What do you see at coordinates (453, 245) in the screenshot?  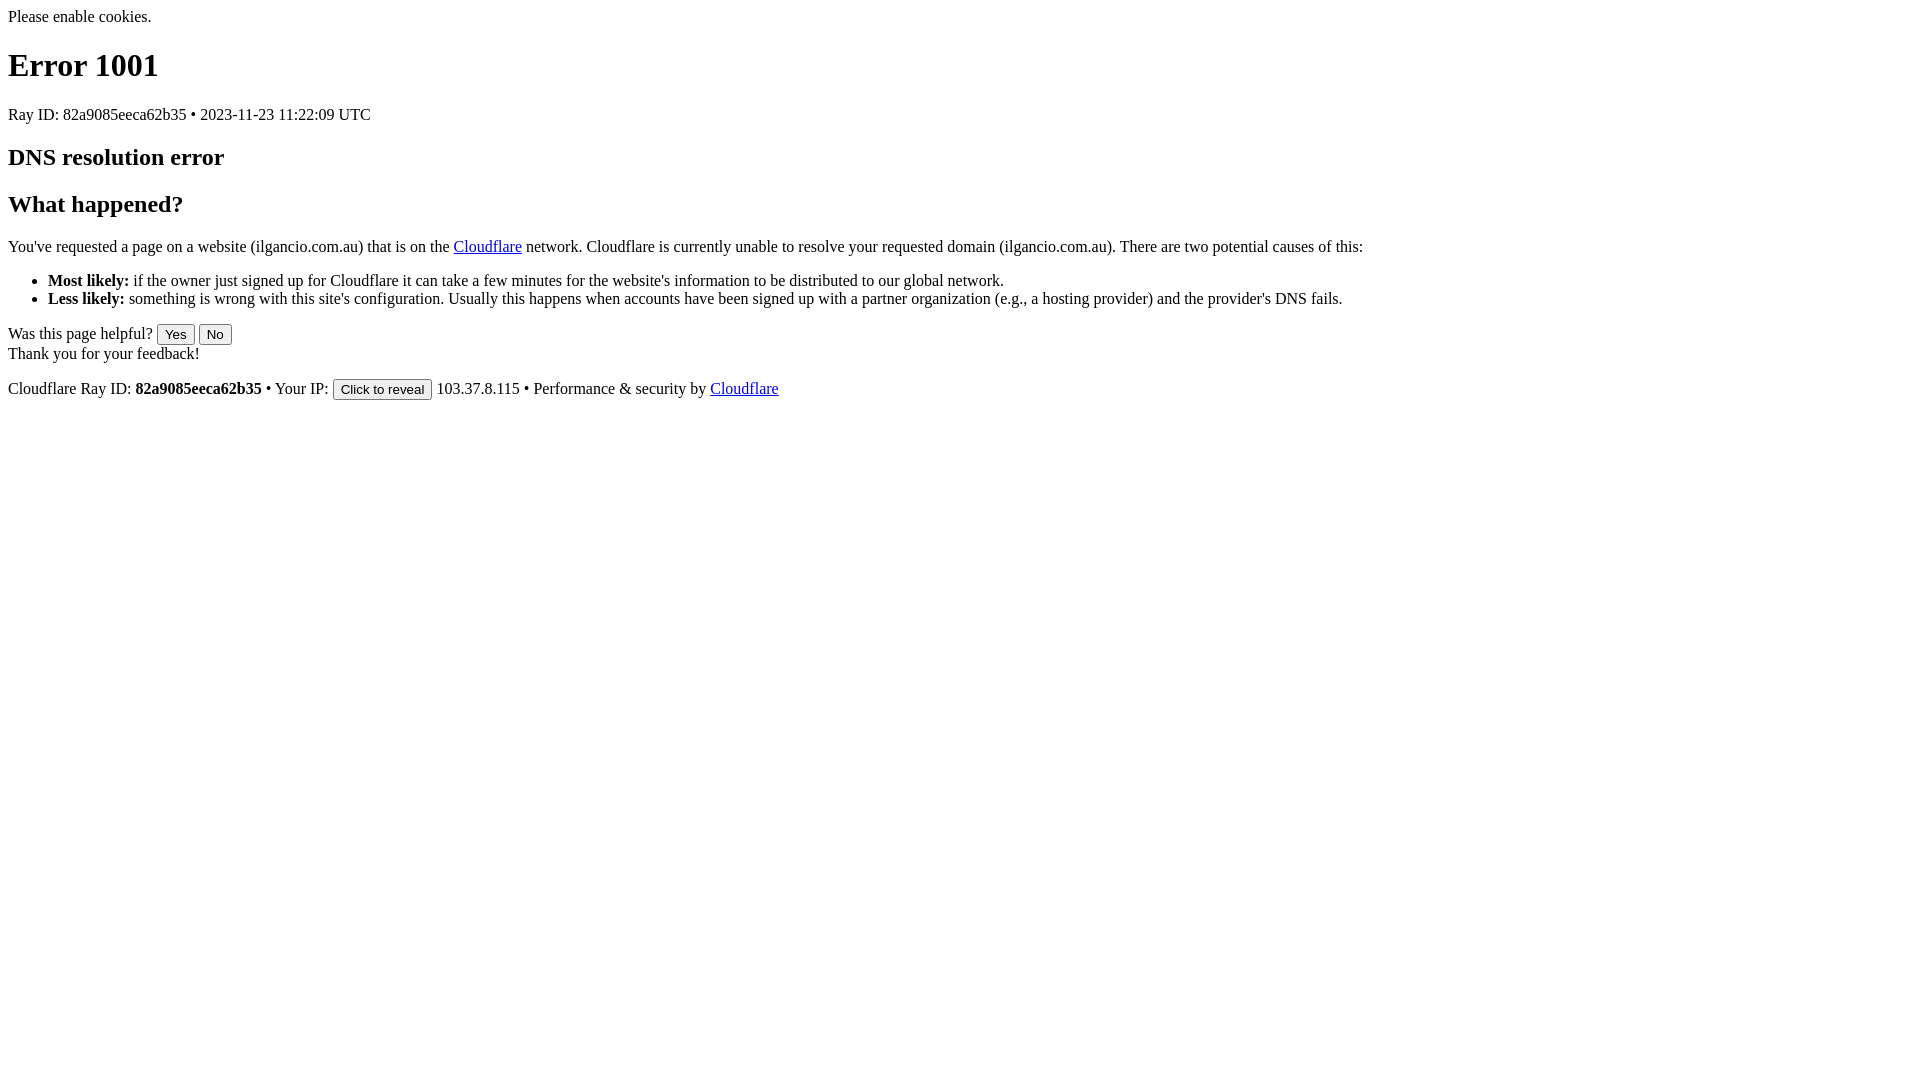 I see `'Cloudflare'` at bounding box center [453, 245].